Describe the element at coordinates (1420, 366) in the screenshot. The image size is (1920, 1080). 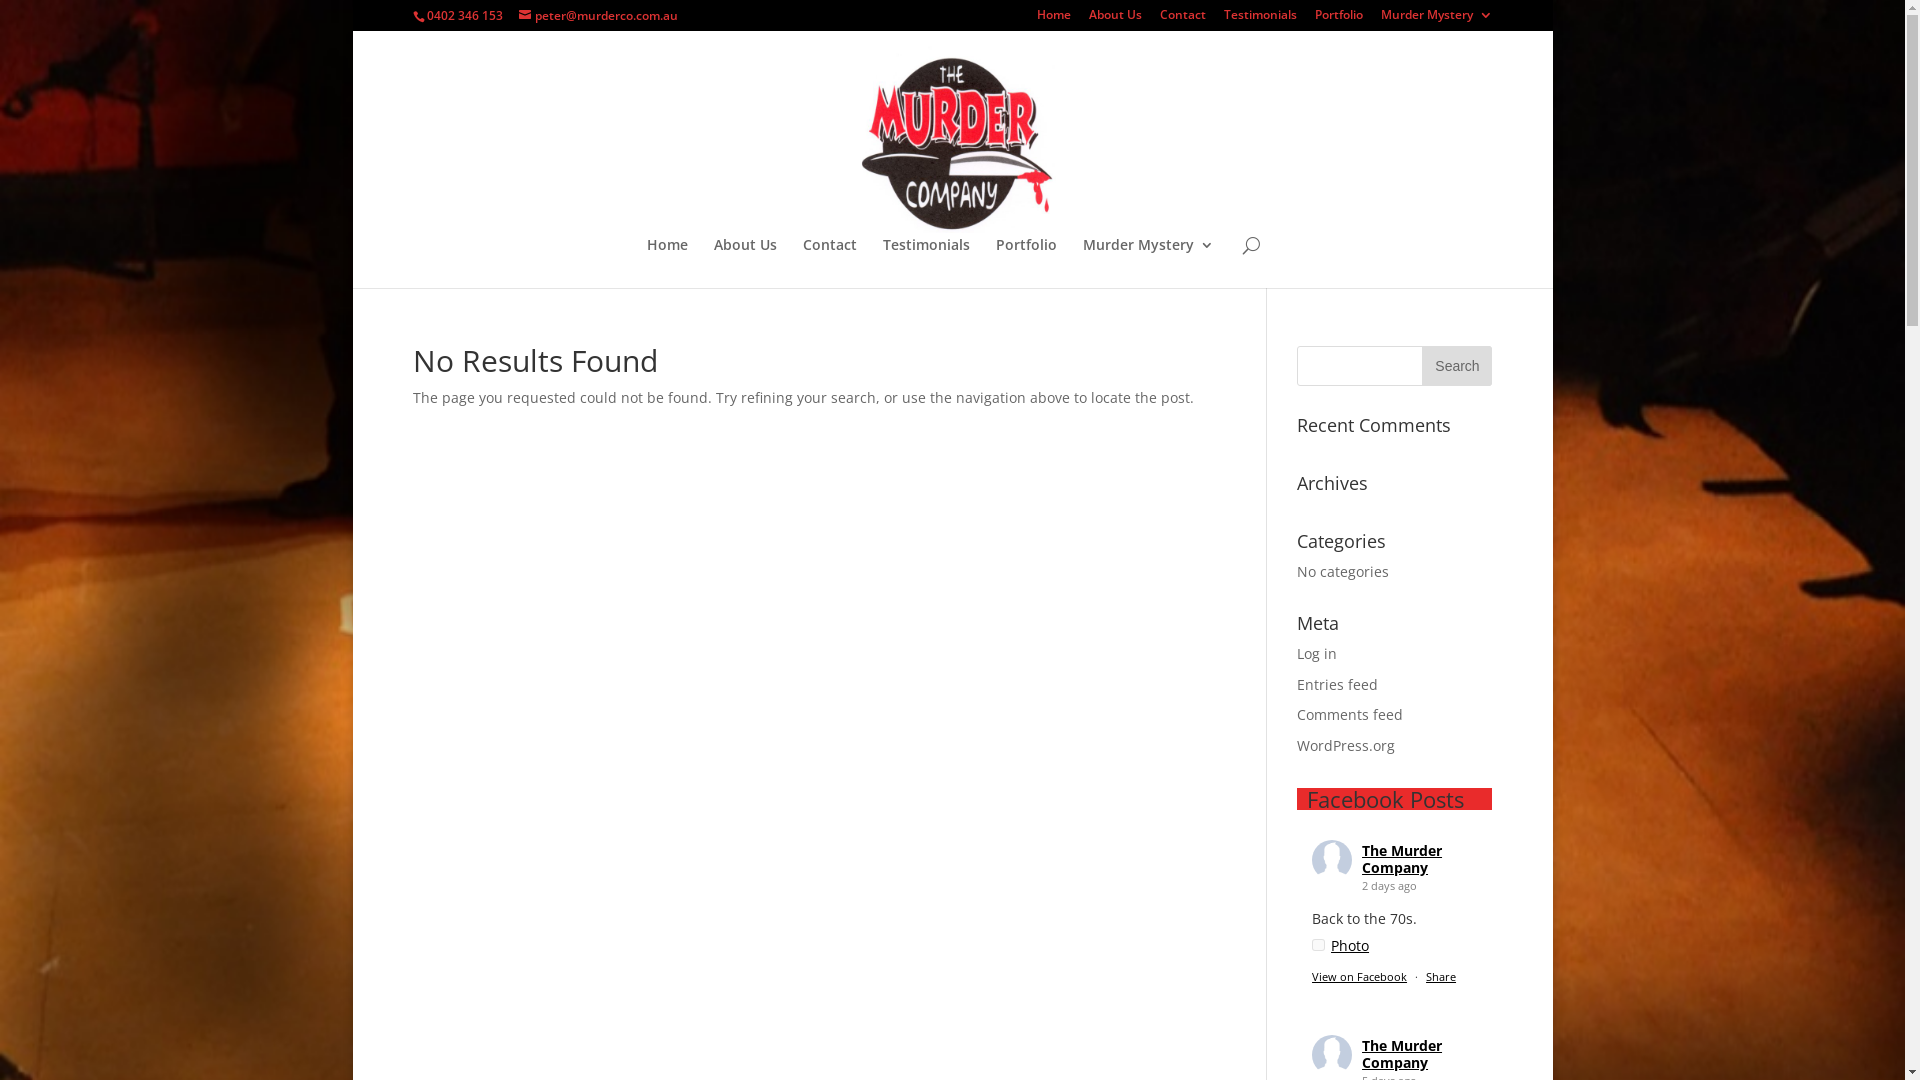
I see `'Search'` at that location.